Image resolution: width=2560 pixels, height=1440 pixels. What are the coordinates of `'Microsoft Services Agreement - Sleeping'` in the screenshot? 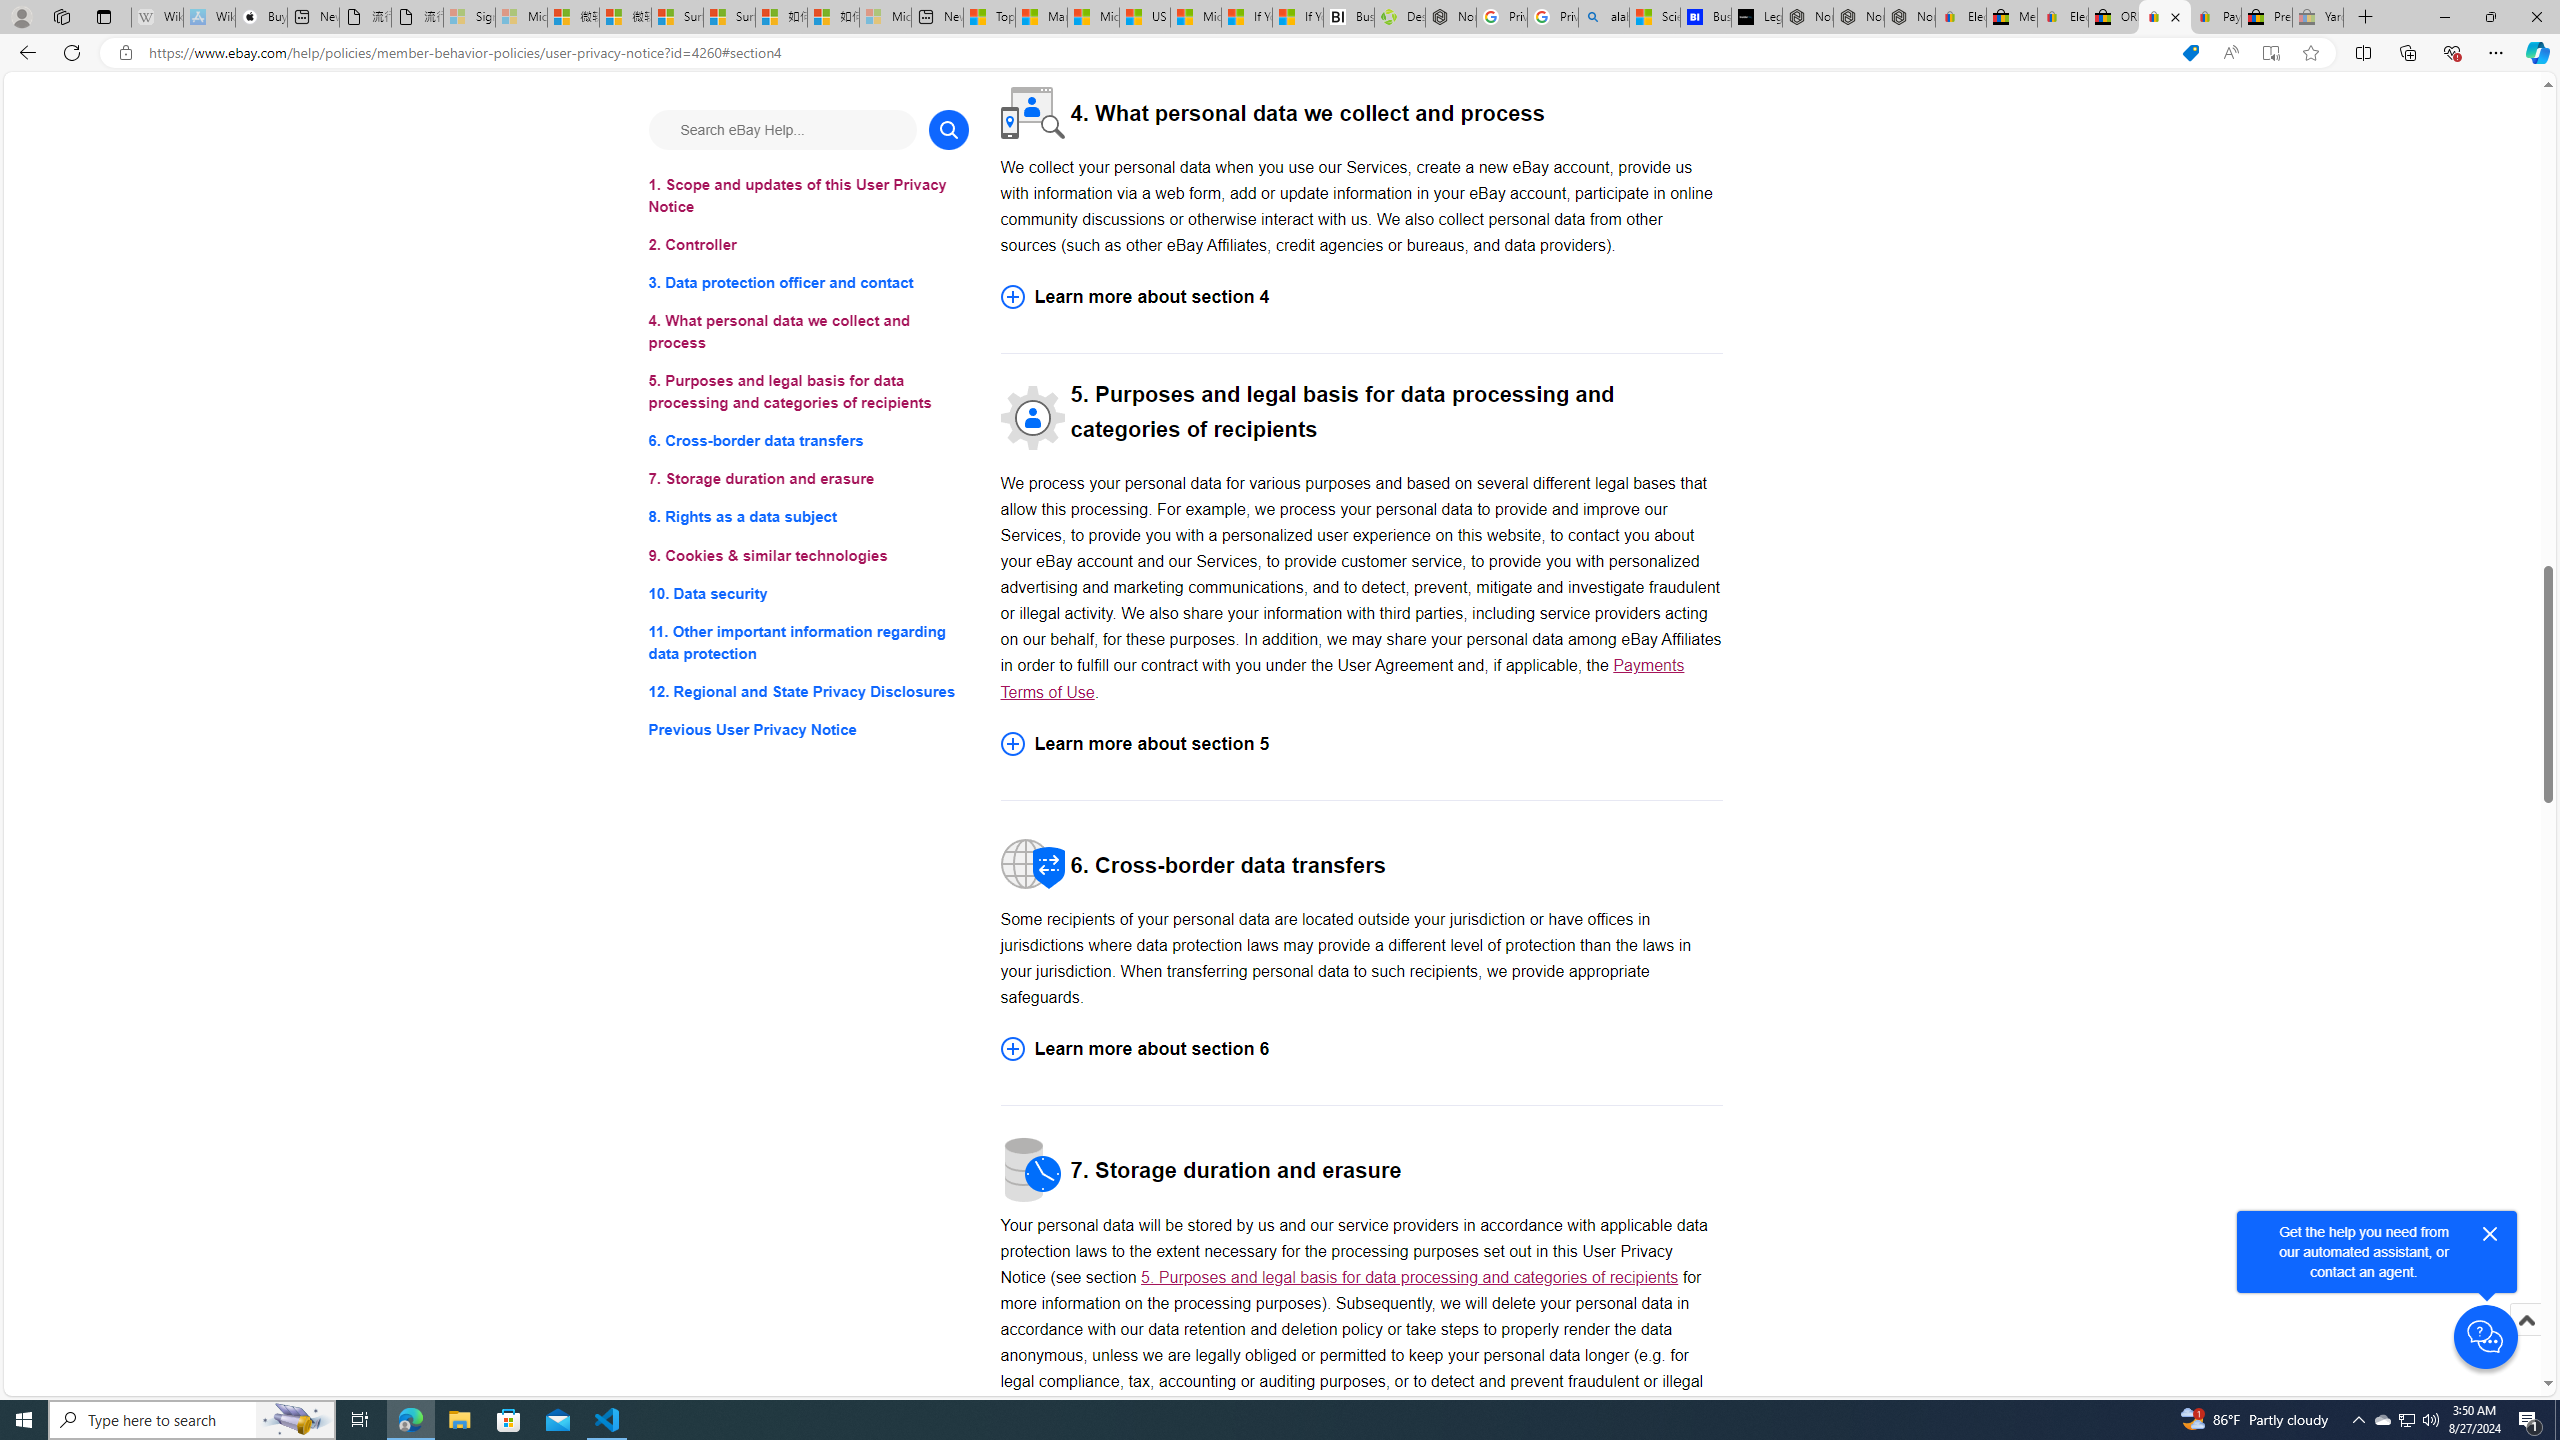 It's located at (519, 16).